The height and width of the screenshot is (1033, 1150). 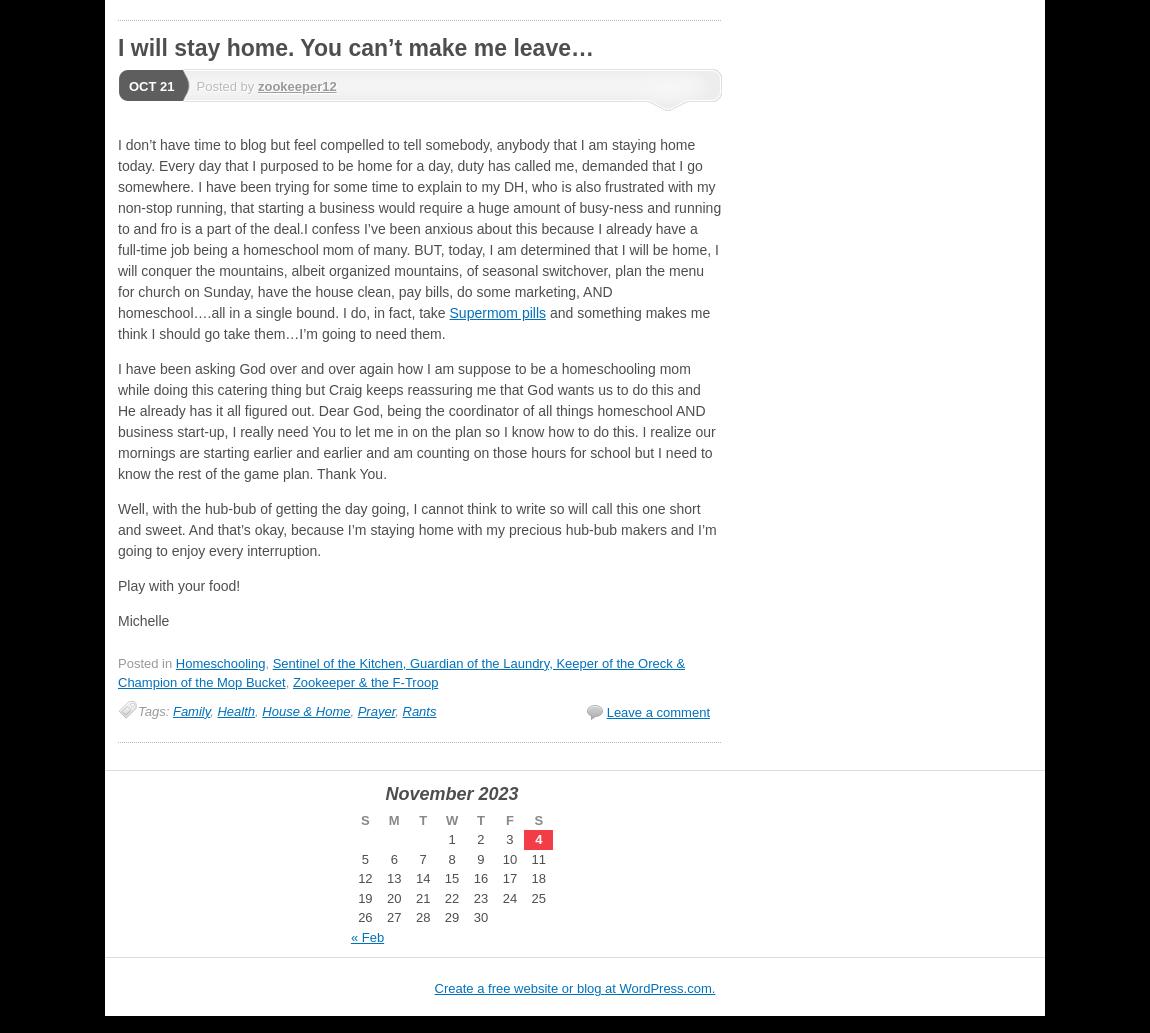 What do you see at coordinates (234, 710) in the screenshot?
I see `'Health'` at bounding box center [234, 710].